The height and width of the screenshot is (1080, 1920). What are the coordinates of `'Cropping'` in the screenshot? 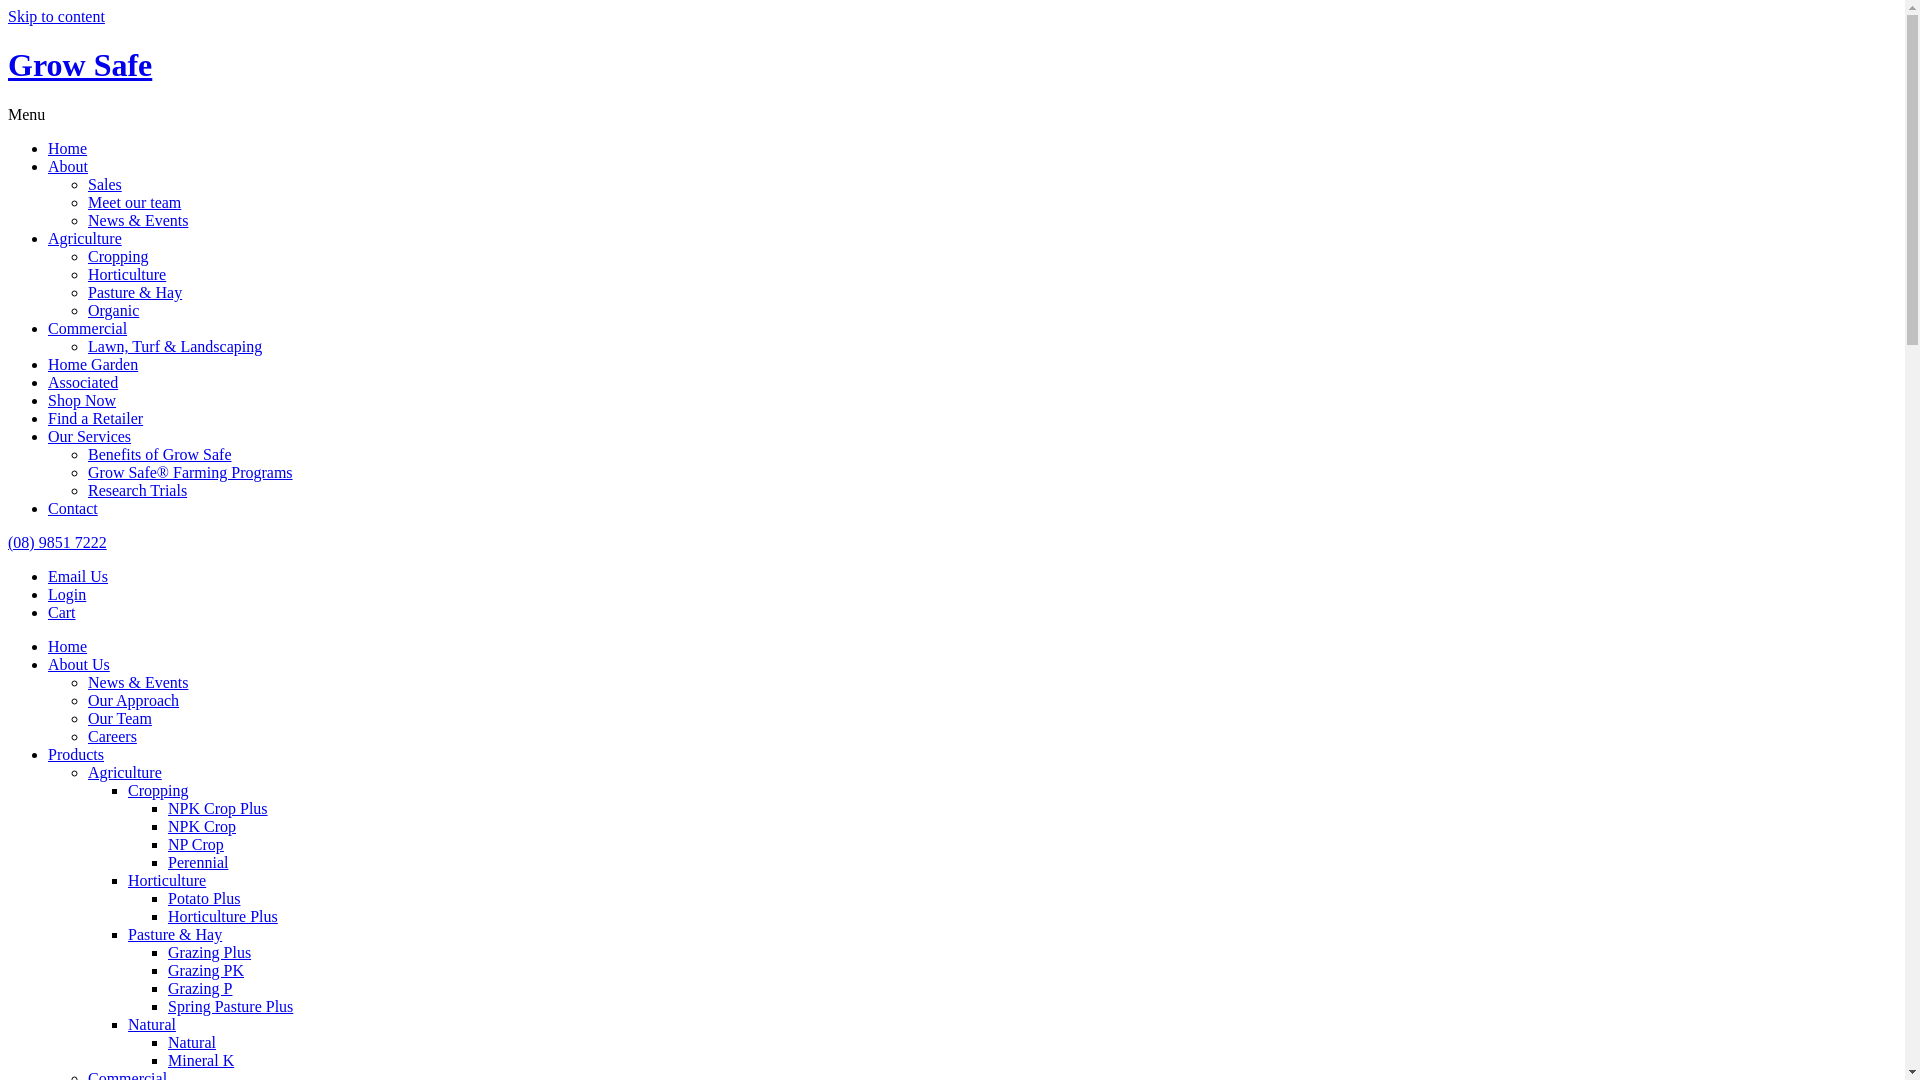 It's located at (86, 255).